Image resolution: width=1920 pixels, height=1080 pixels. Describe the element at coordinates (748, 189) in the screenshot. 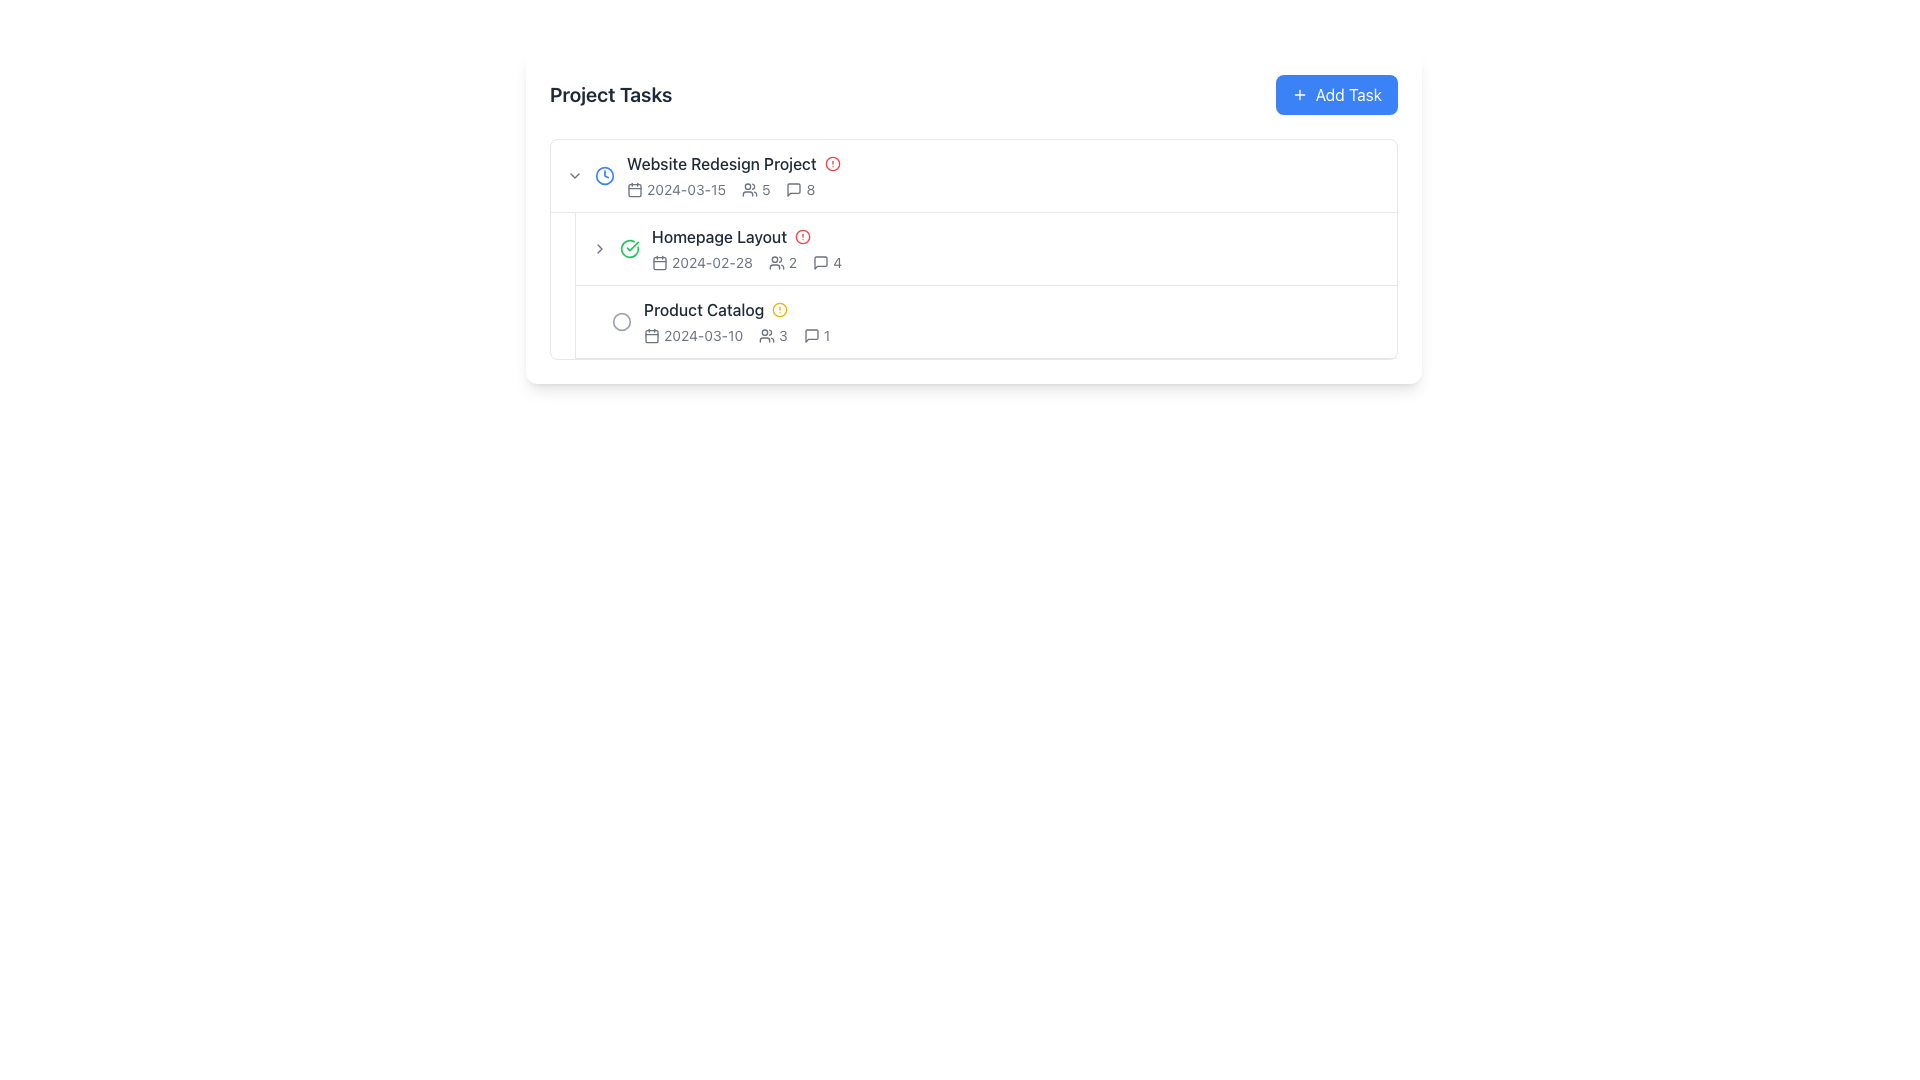

I see `the user icon, which resembles stylized silhouettes of two adjacent heads` at that location.